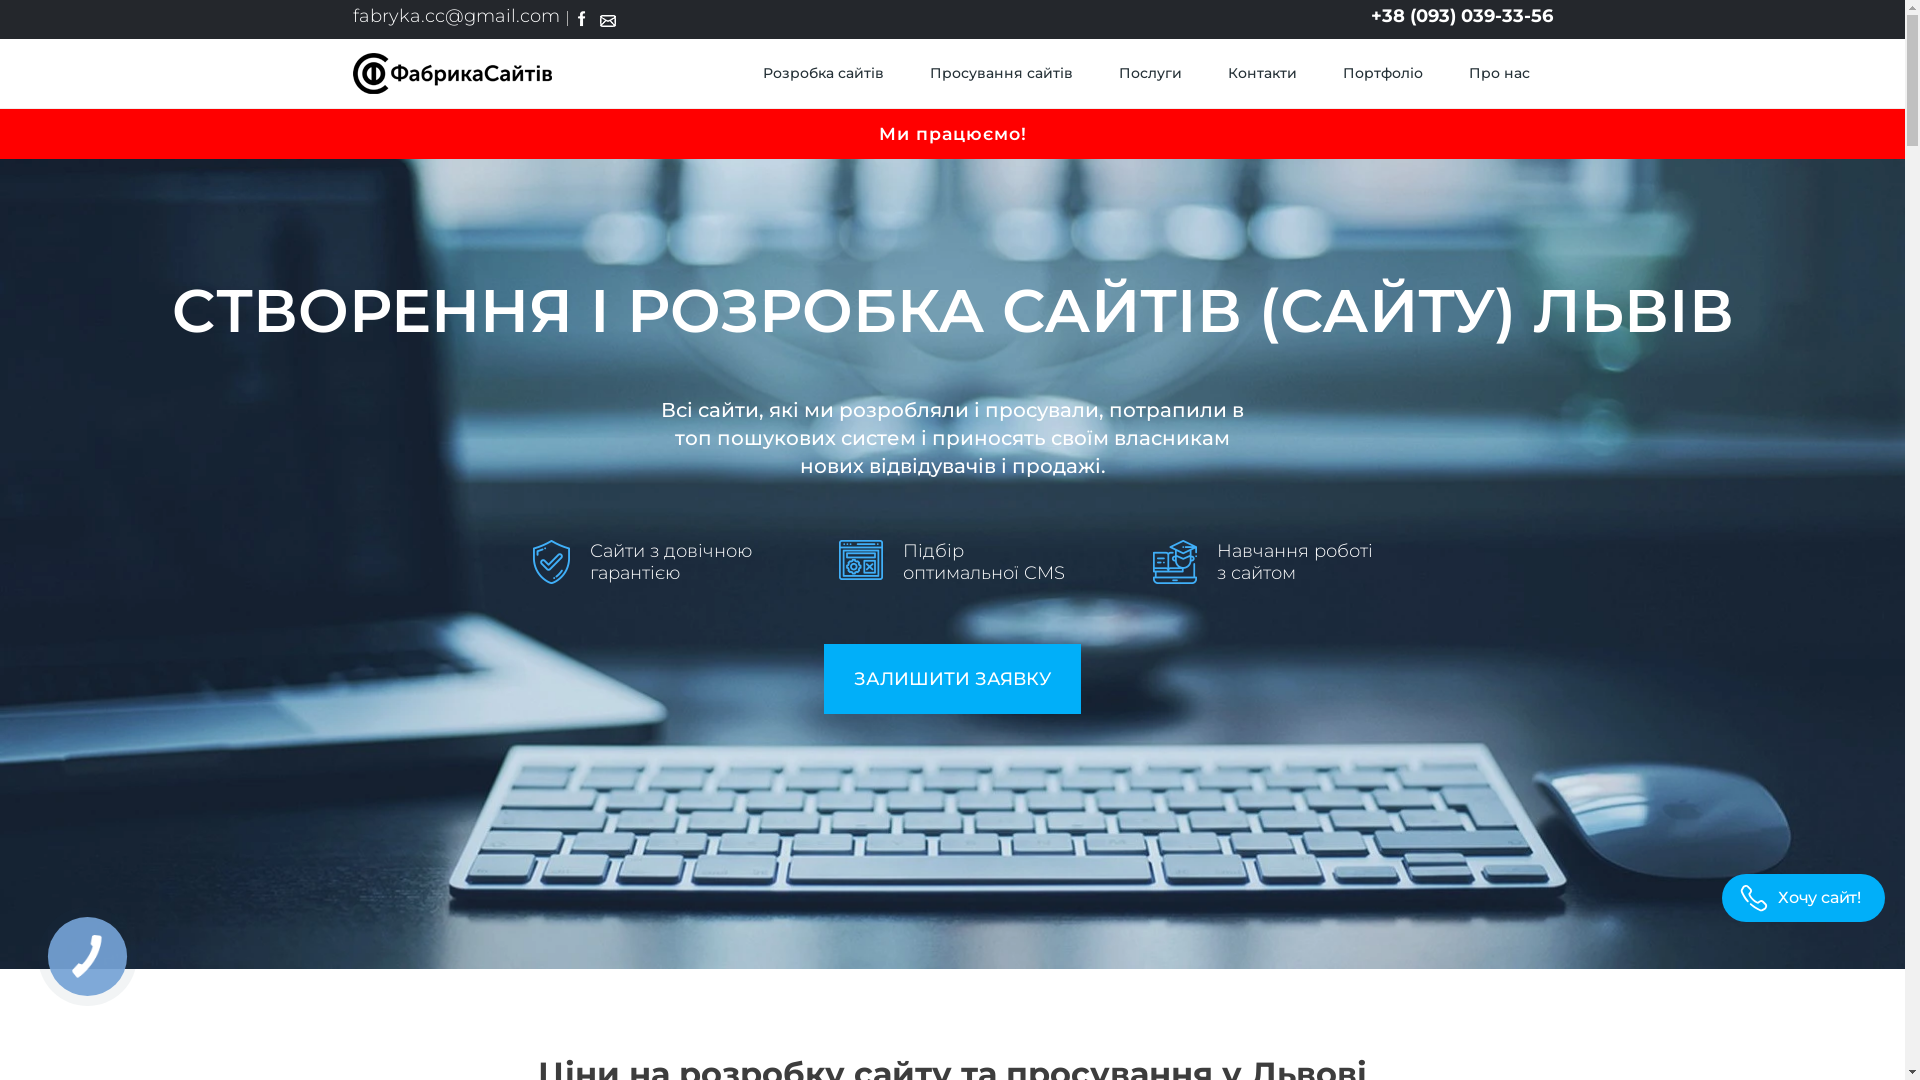  What do you see at coordinates (579, 20) in the screenshot?
I see `'Facebook'` at bounding box center [579, 20].